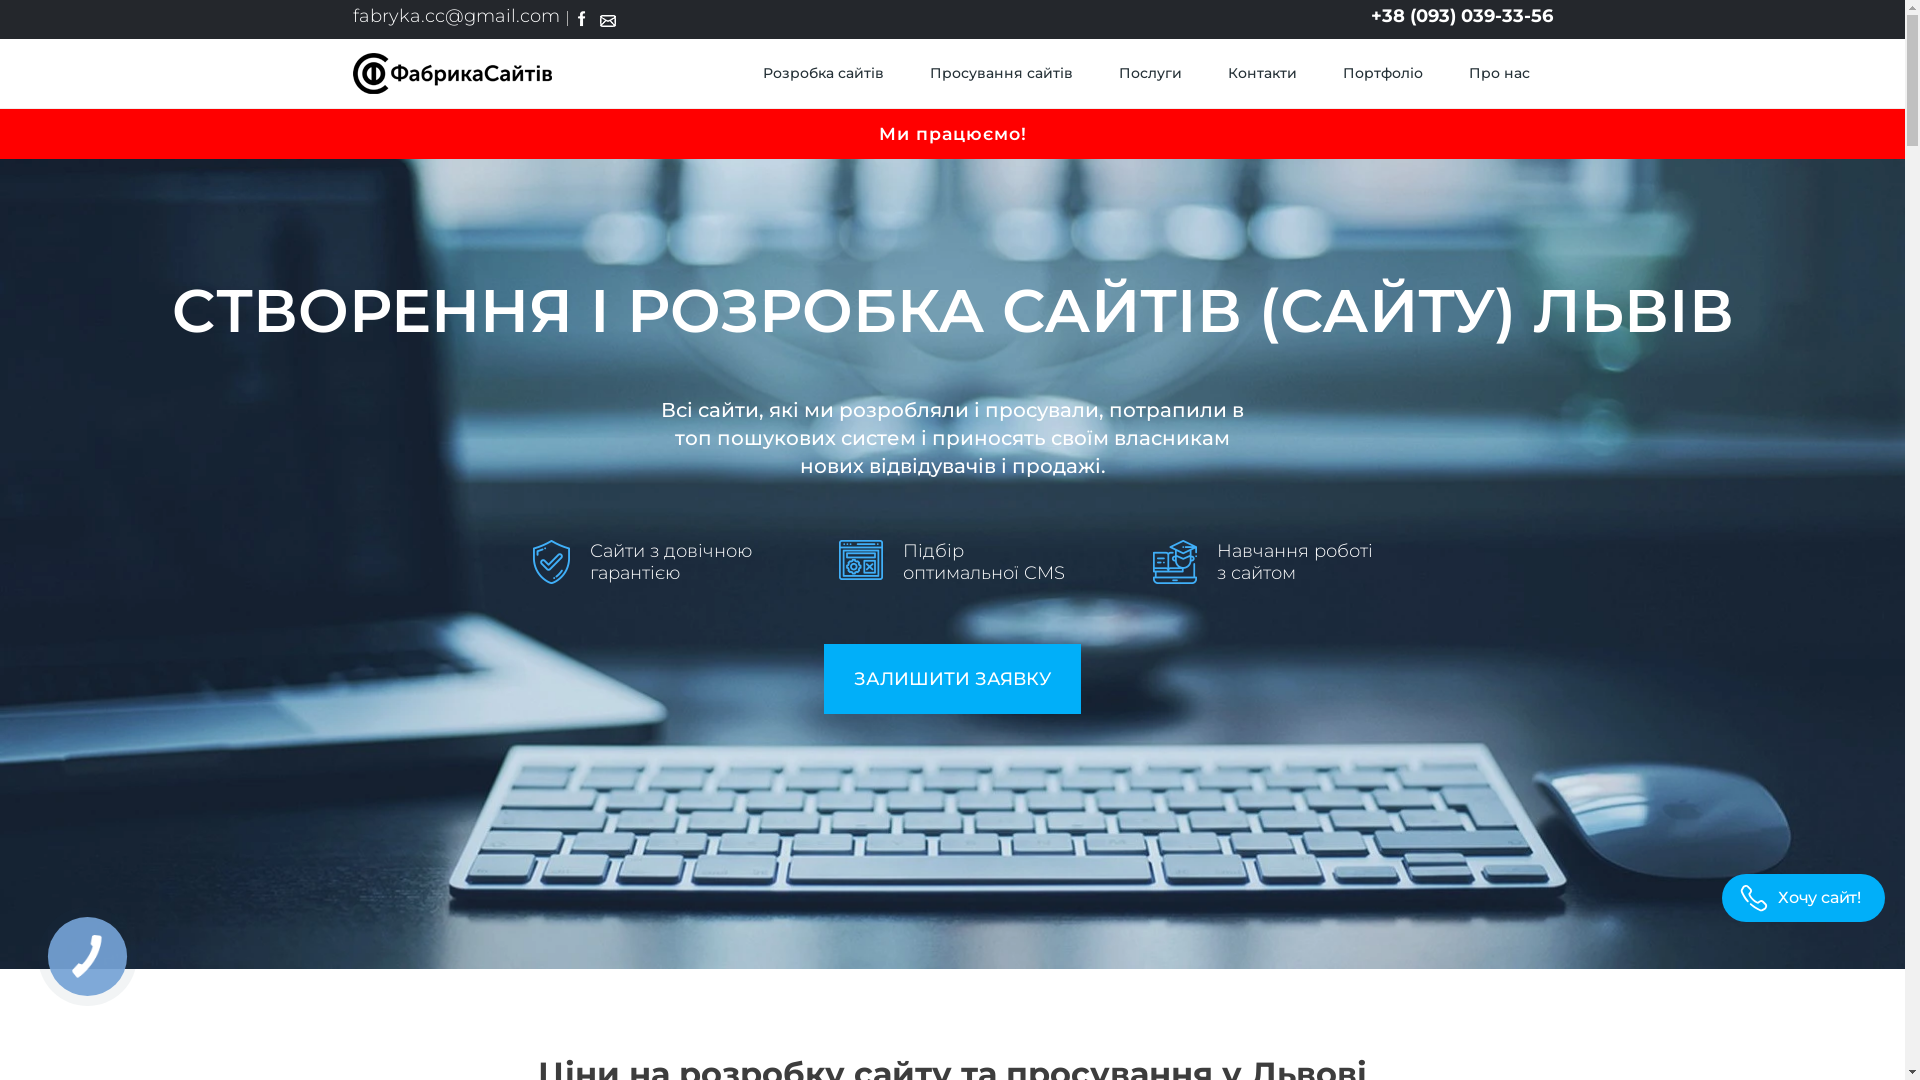  What do you see at coordinates (579, 20) in the screenshot?
I see `'Facebook'` at bounding box center [579, 20].